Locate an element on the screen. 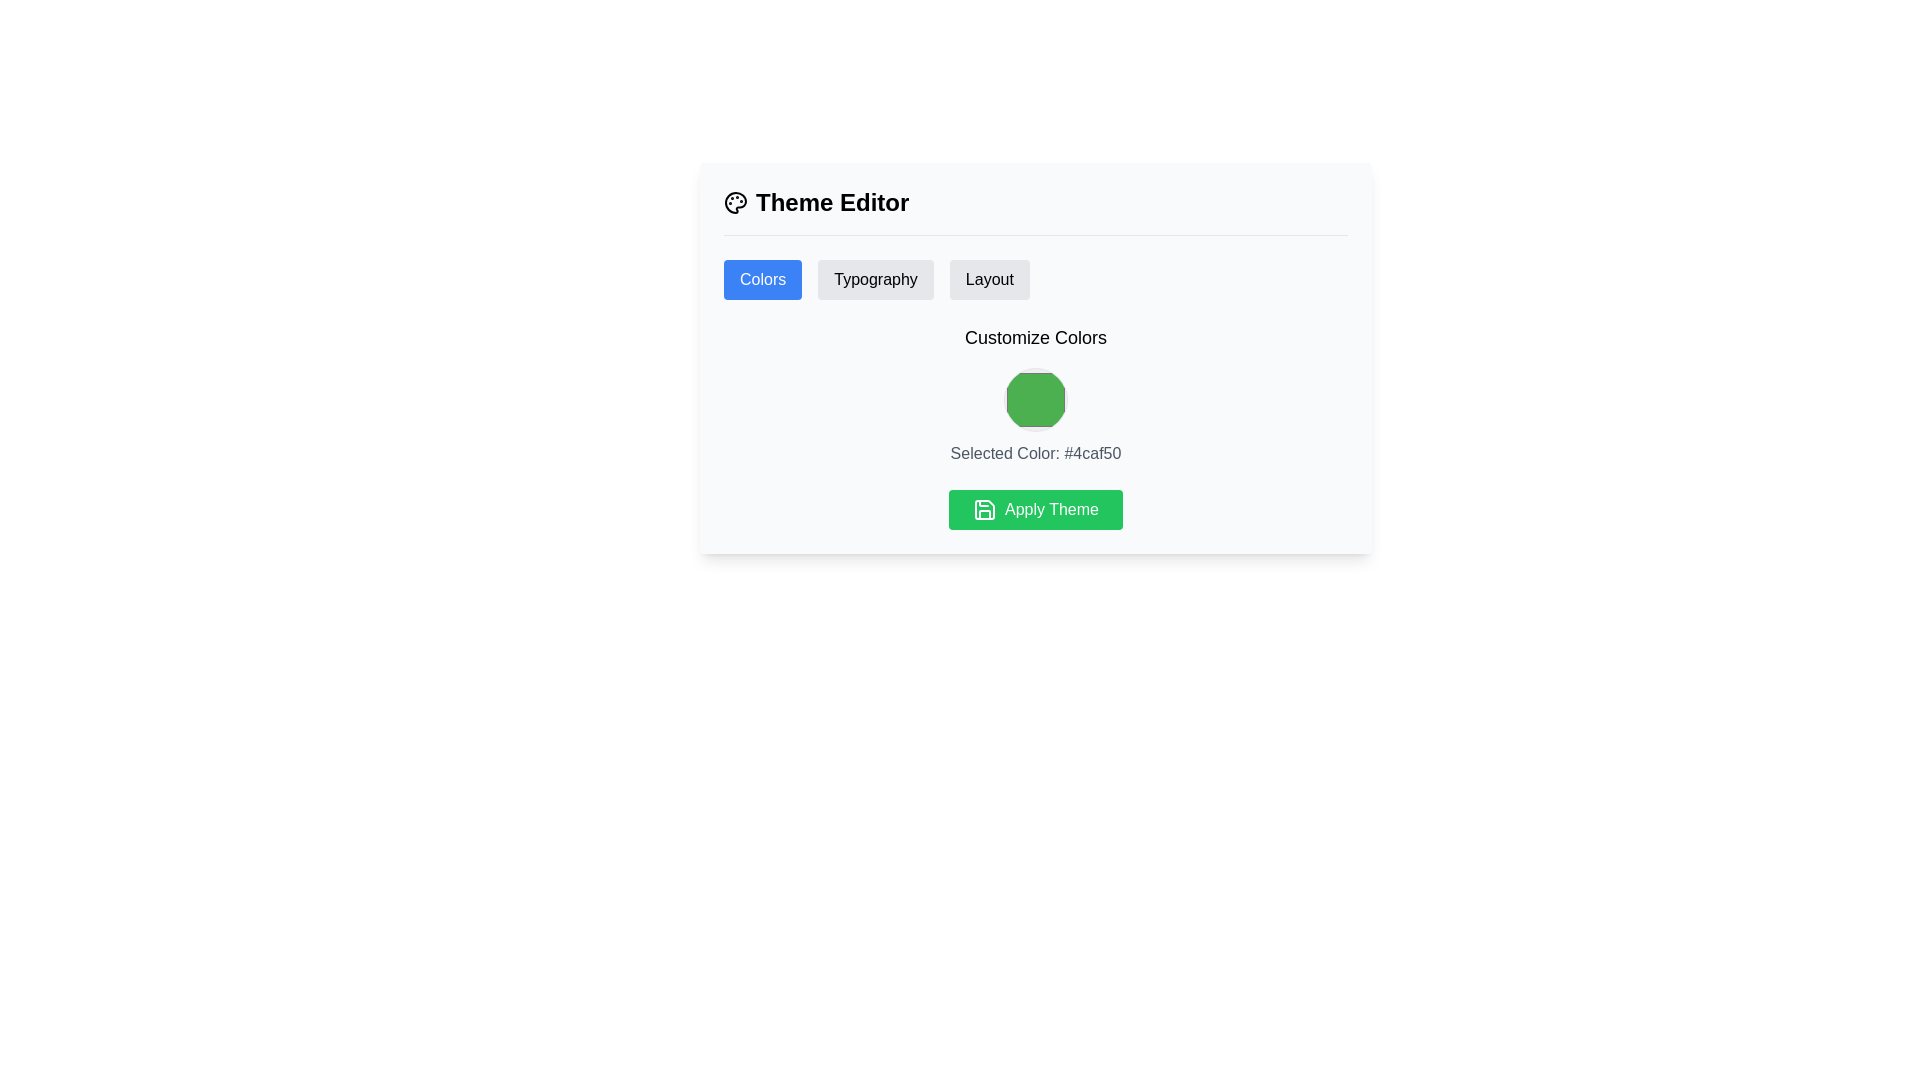  the main SVG graphic element that symbolizes color or theme customization in the user interface is located at coordinates (734, 203).